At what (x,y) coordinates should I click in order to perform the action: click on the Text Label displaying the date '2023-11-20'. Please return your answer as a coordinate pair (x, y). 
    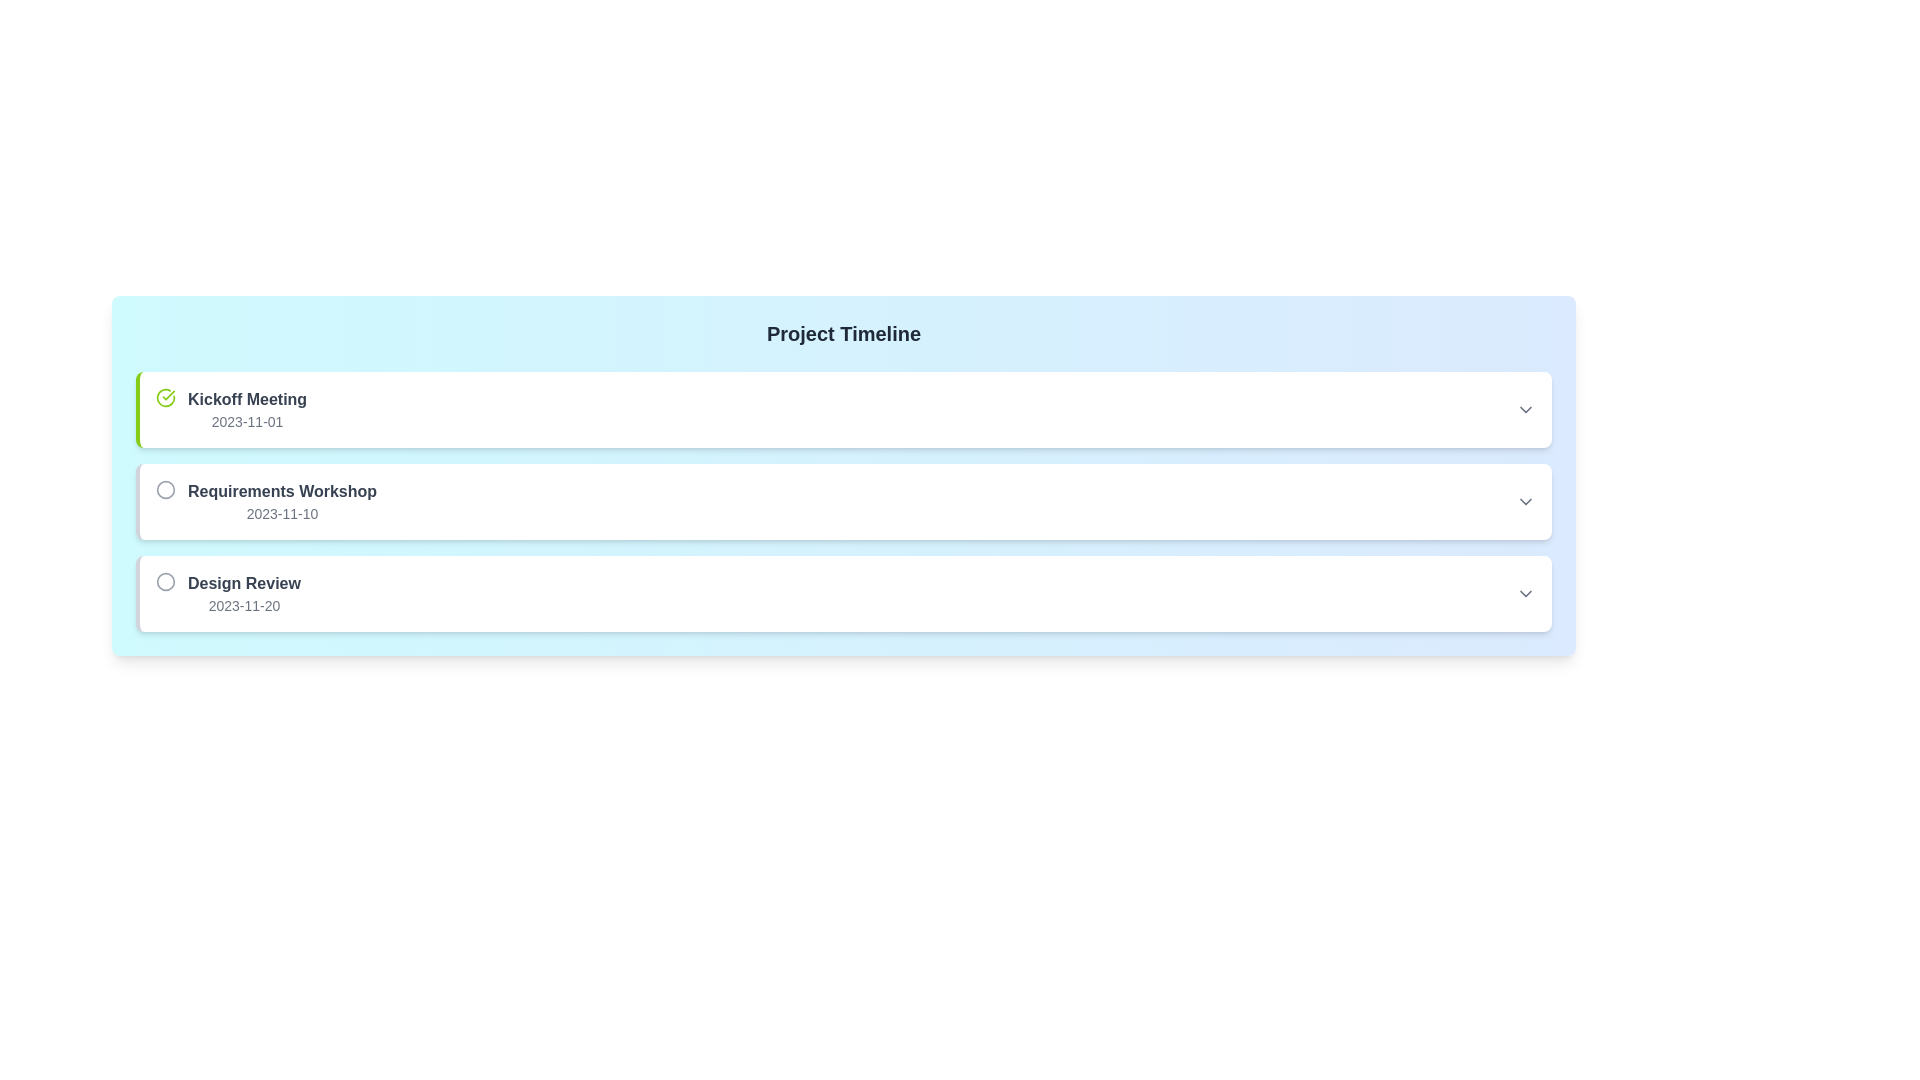
    Looking at the image, I should click on (243, 604).